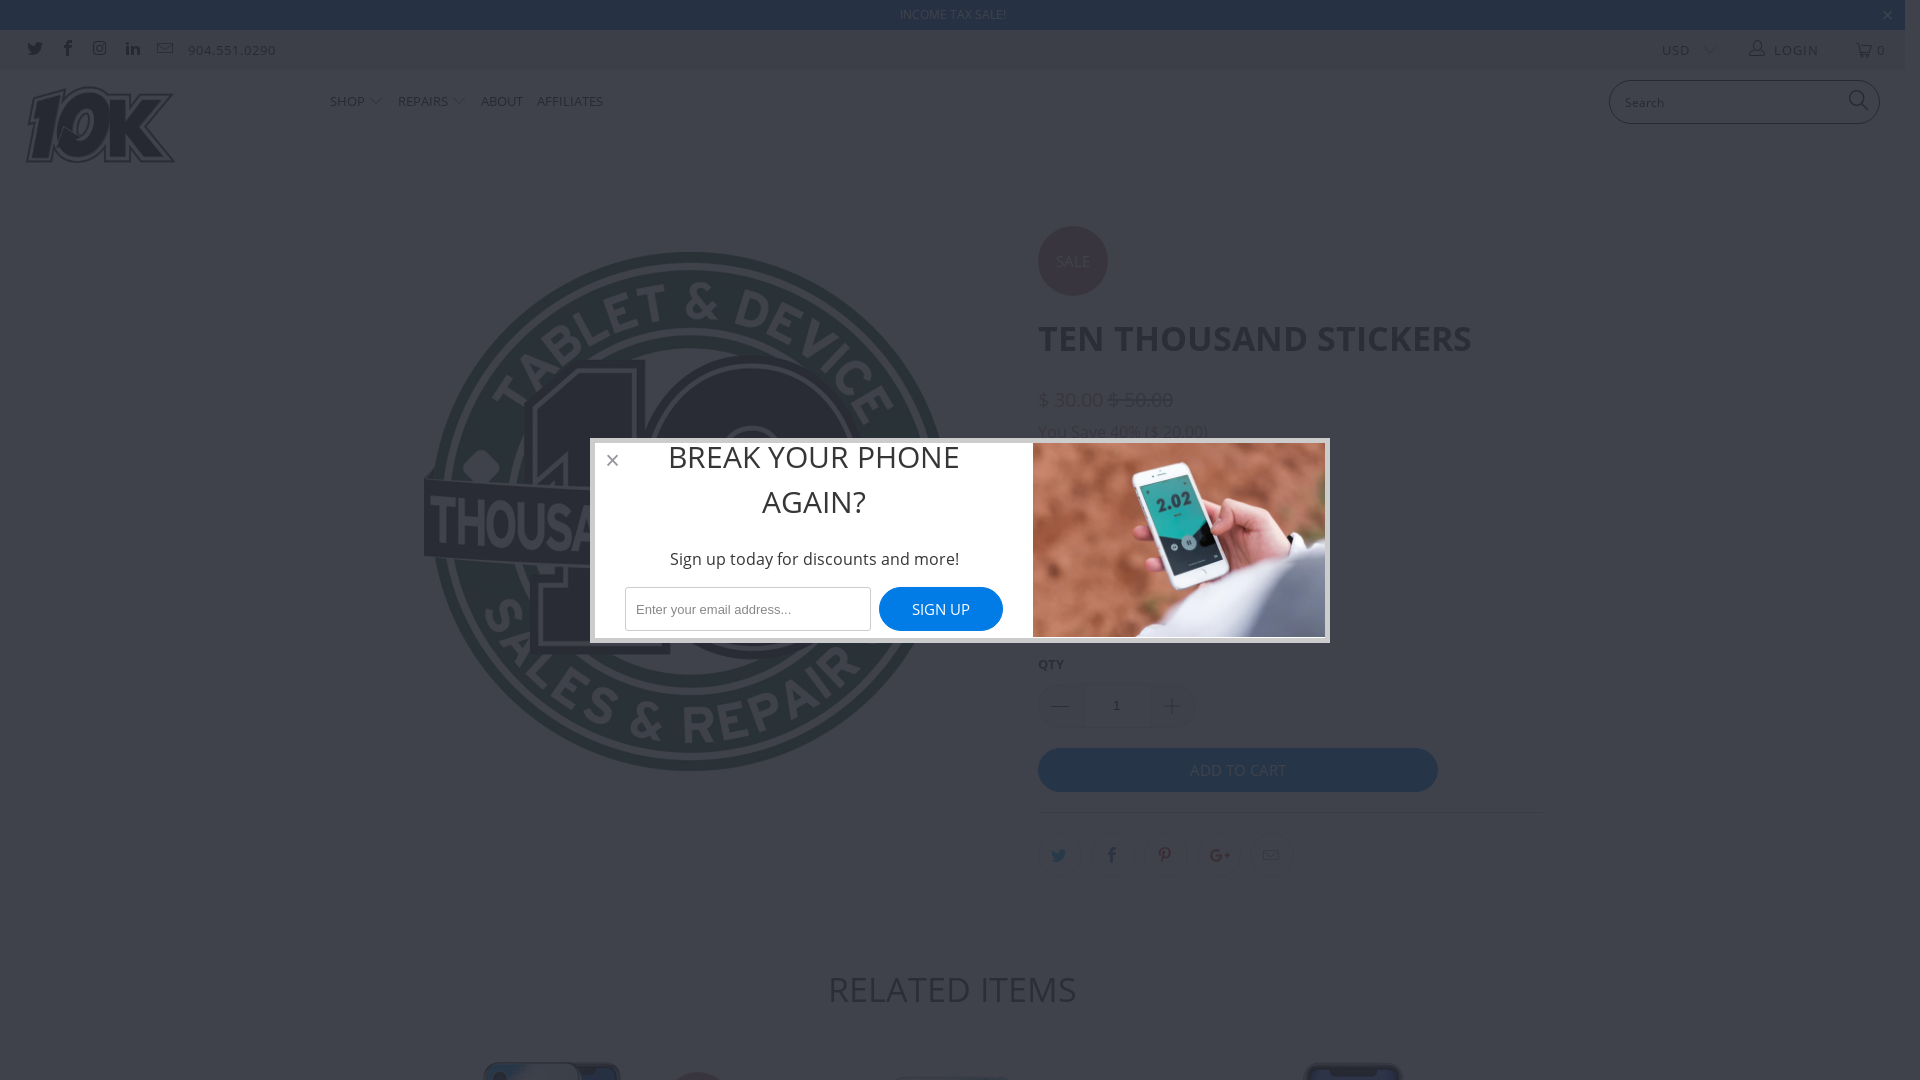 The width and height of the screenshot is (1920, 1080). Describe the element at coordinates (330, 102) in the screenshot. I see `'SHOP'` at that location.